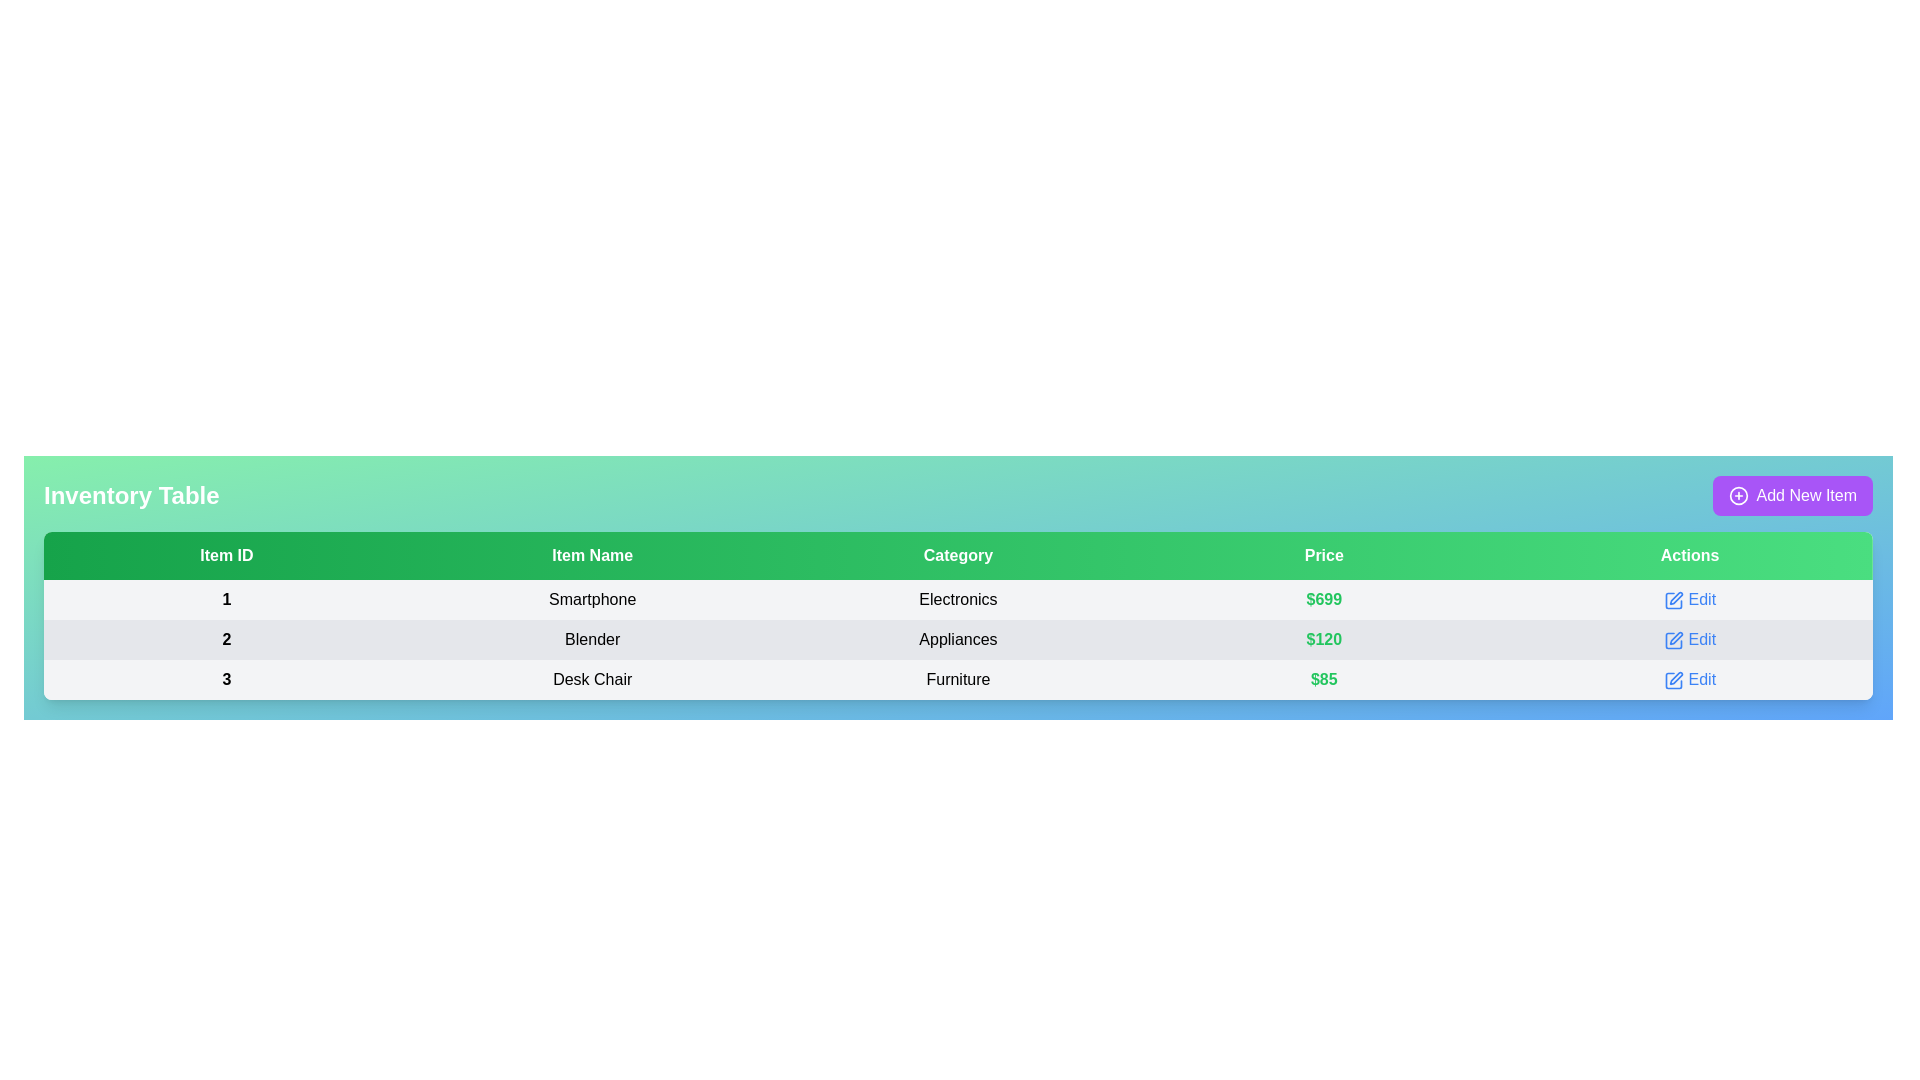  What do you see at coordinates (1792, 495) in the screenshot?
I see `the 'Add Item' button located in the top-right corner of the inventory table interface to change its background color` at bounding box center [1792, 495].